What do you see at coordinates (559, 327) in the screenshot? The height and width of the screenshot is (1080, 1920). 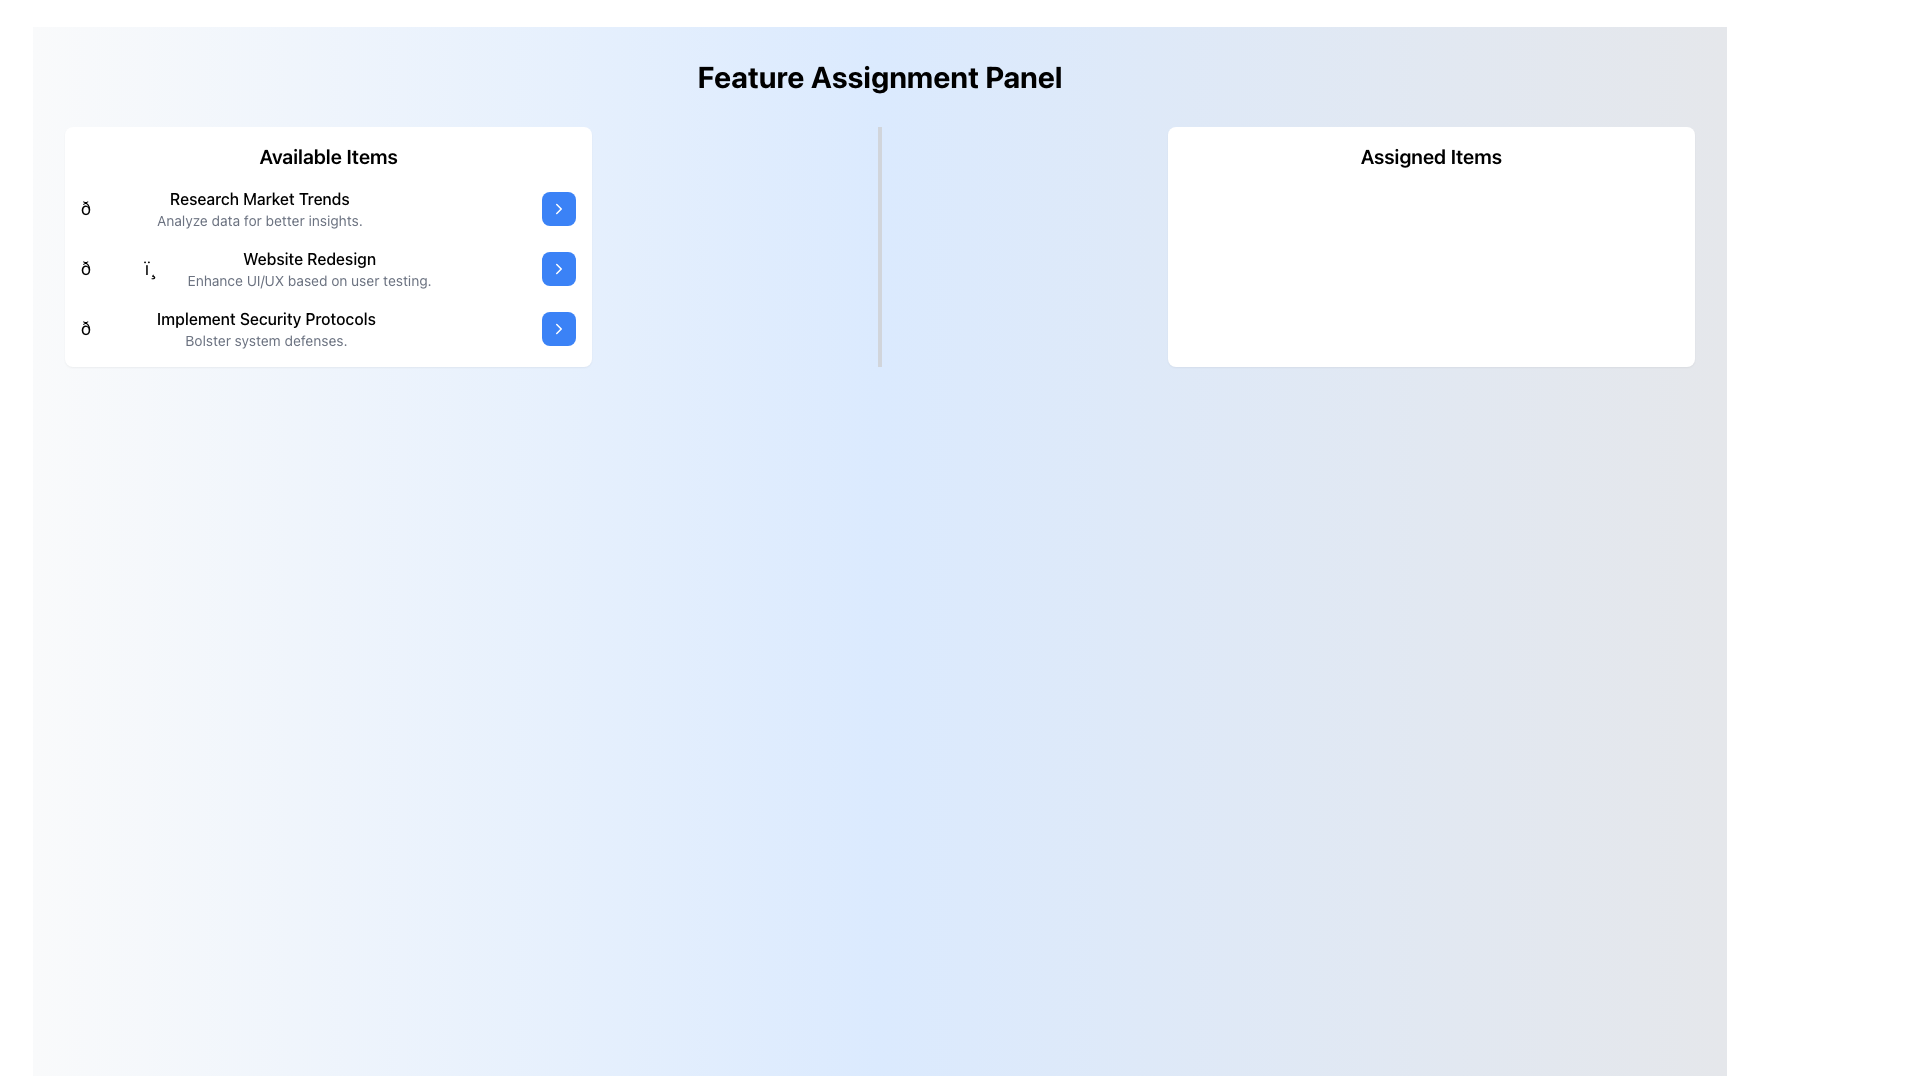 I see `the right-pointing chevron SVG icon located in the 'Implement Security Protocols' row of the 'Available Items' list` at bounding box center [559, 327].